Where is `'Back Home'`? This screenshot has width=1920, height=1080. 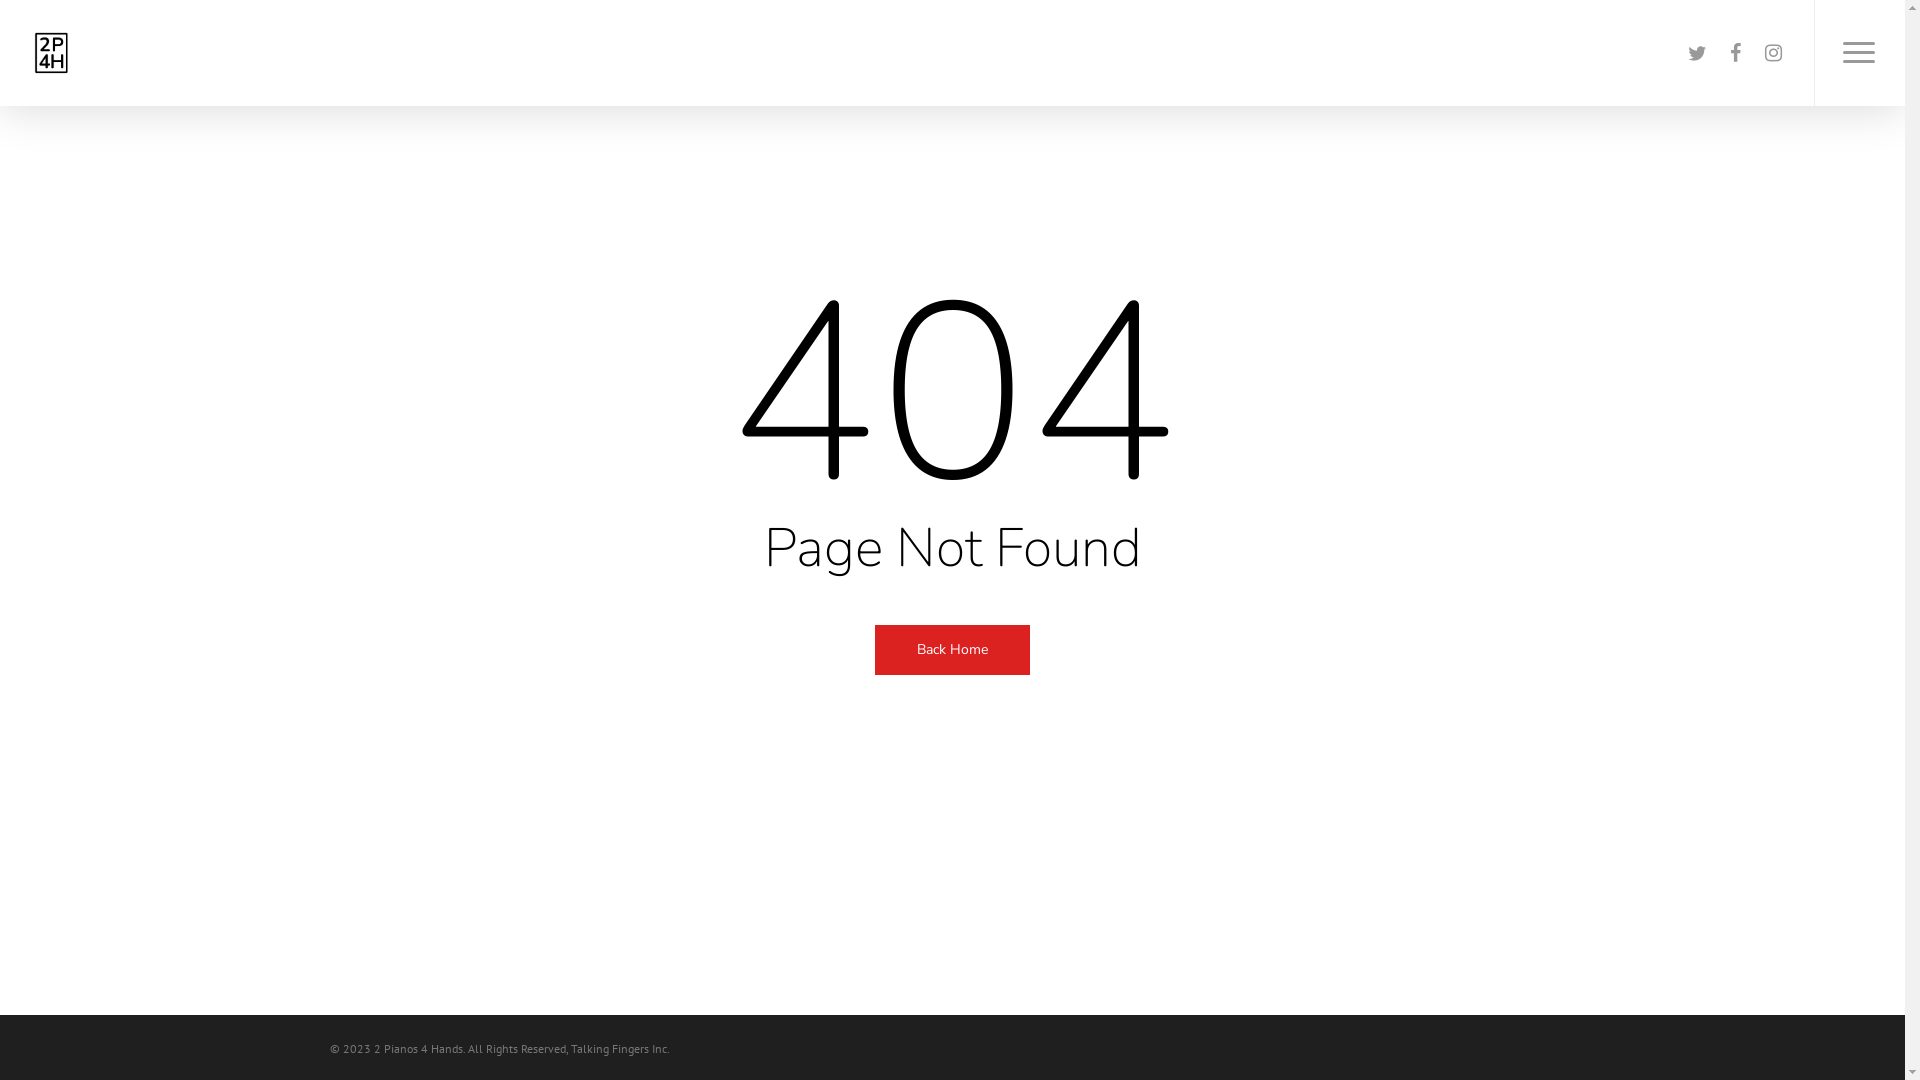 'Back Home' is located at coordinates (874, 648).